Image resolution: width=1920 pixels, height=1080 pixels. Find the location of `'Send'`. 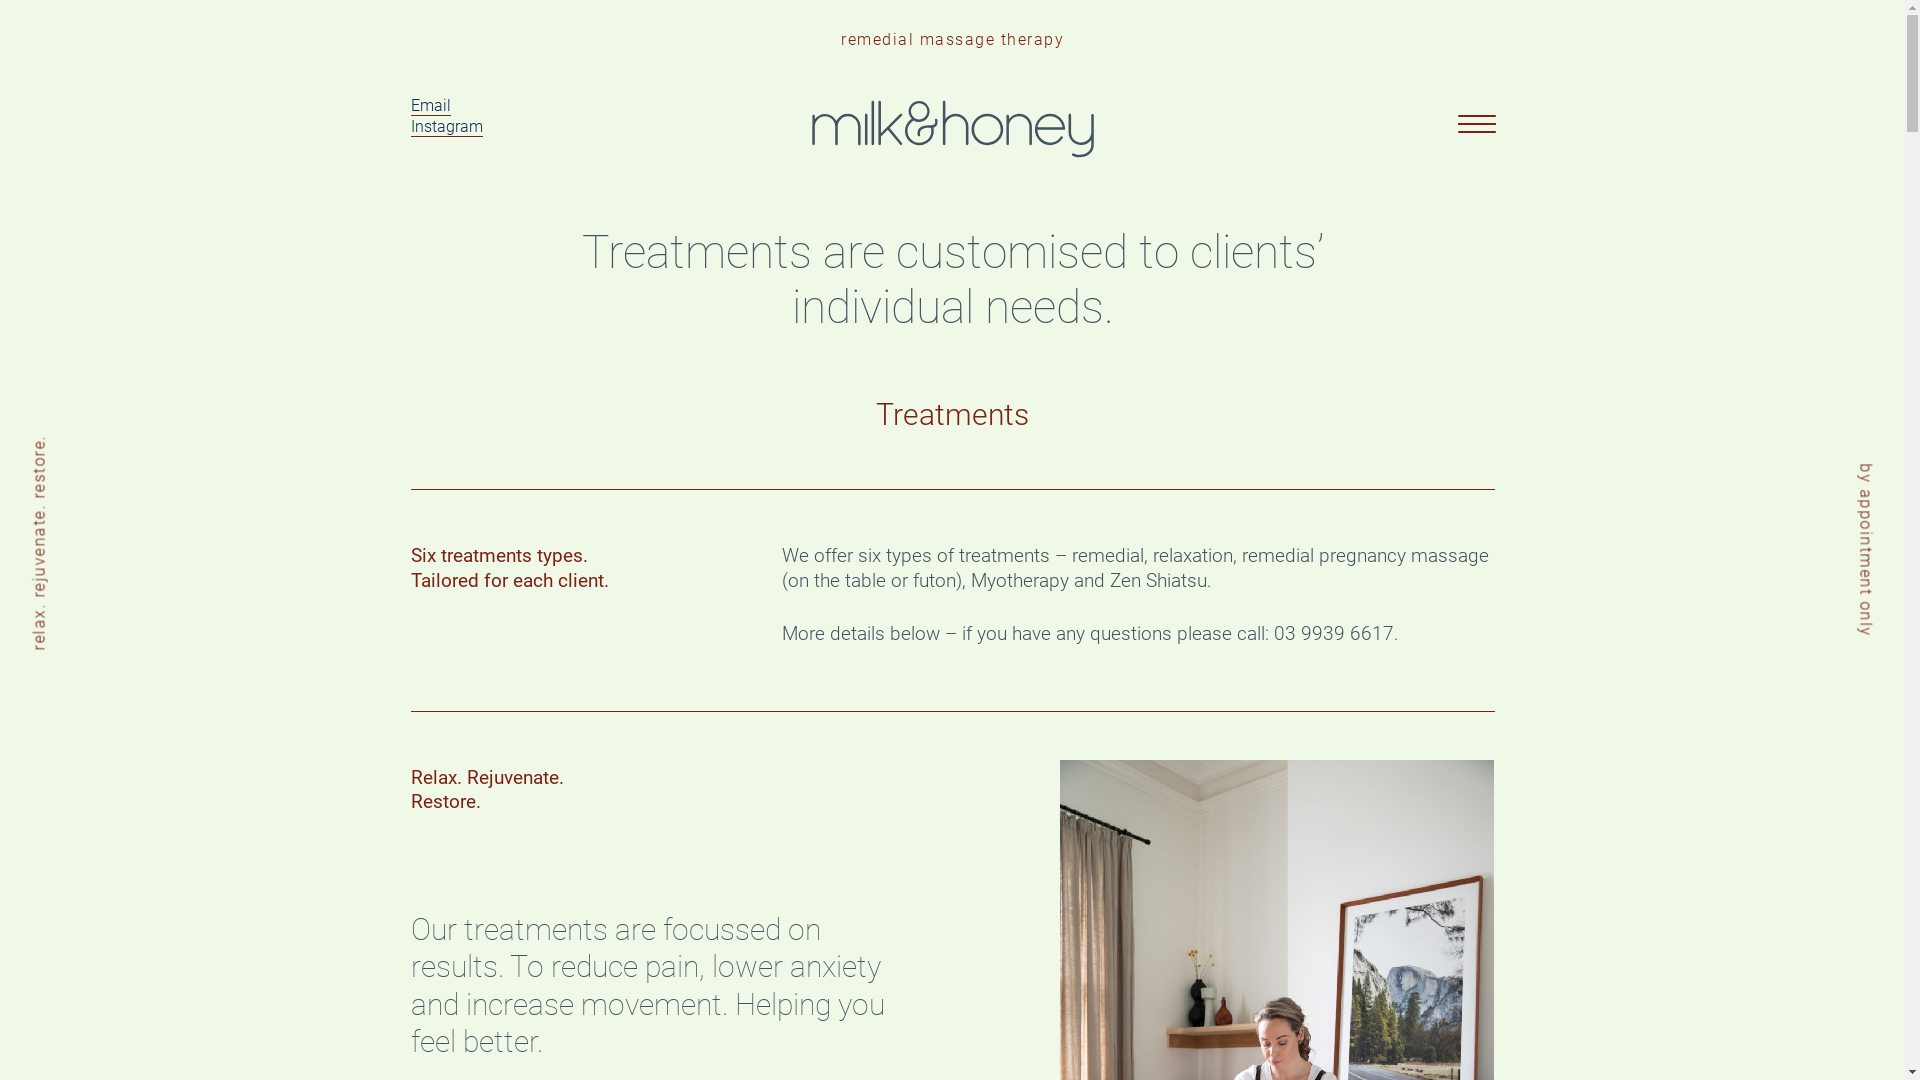

'Send' is located at coordinates (670, 774).